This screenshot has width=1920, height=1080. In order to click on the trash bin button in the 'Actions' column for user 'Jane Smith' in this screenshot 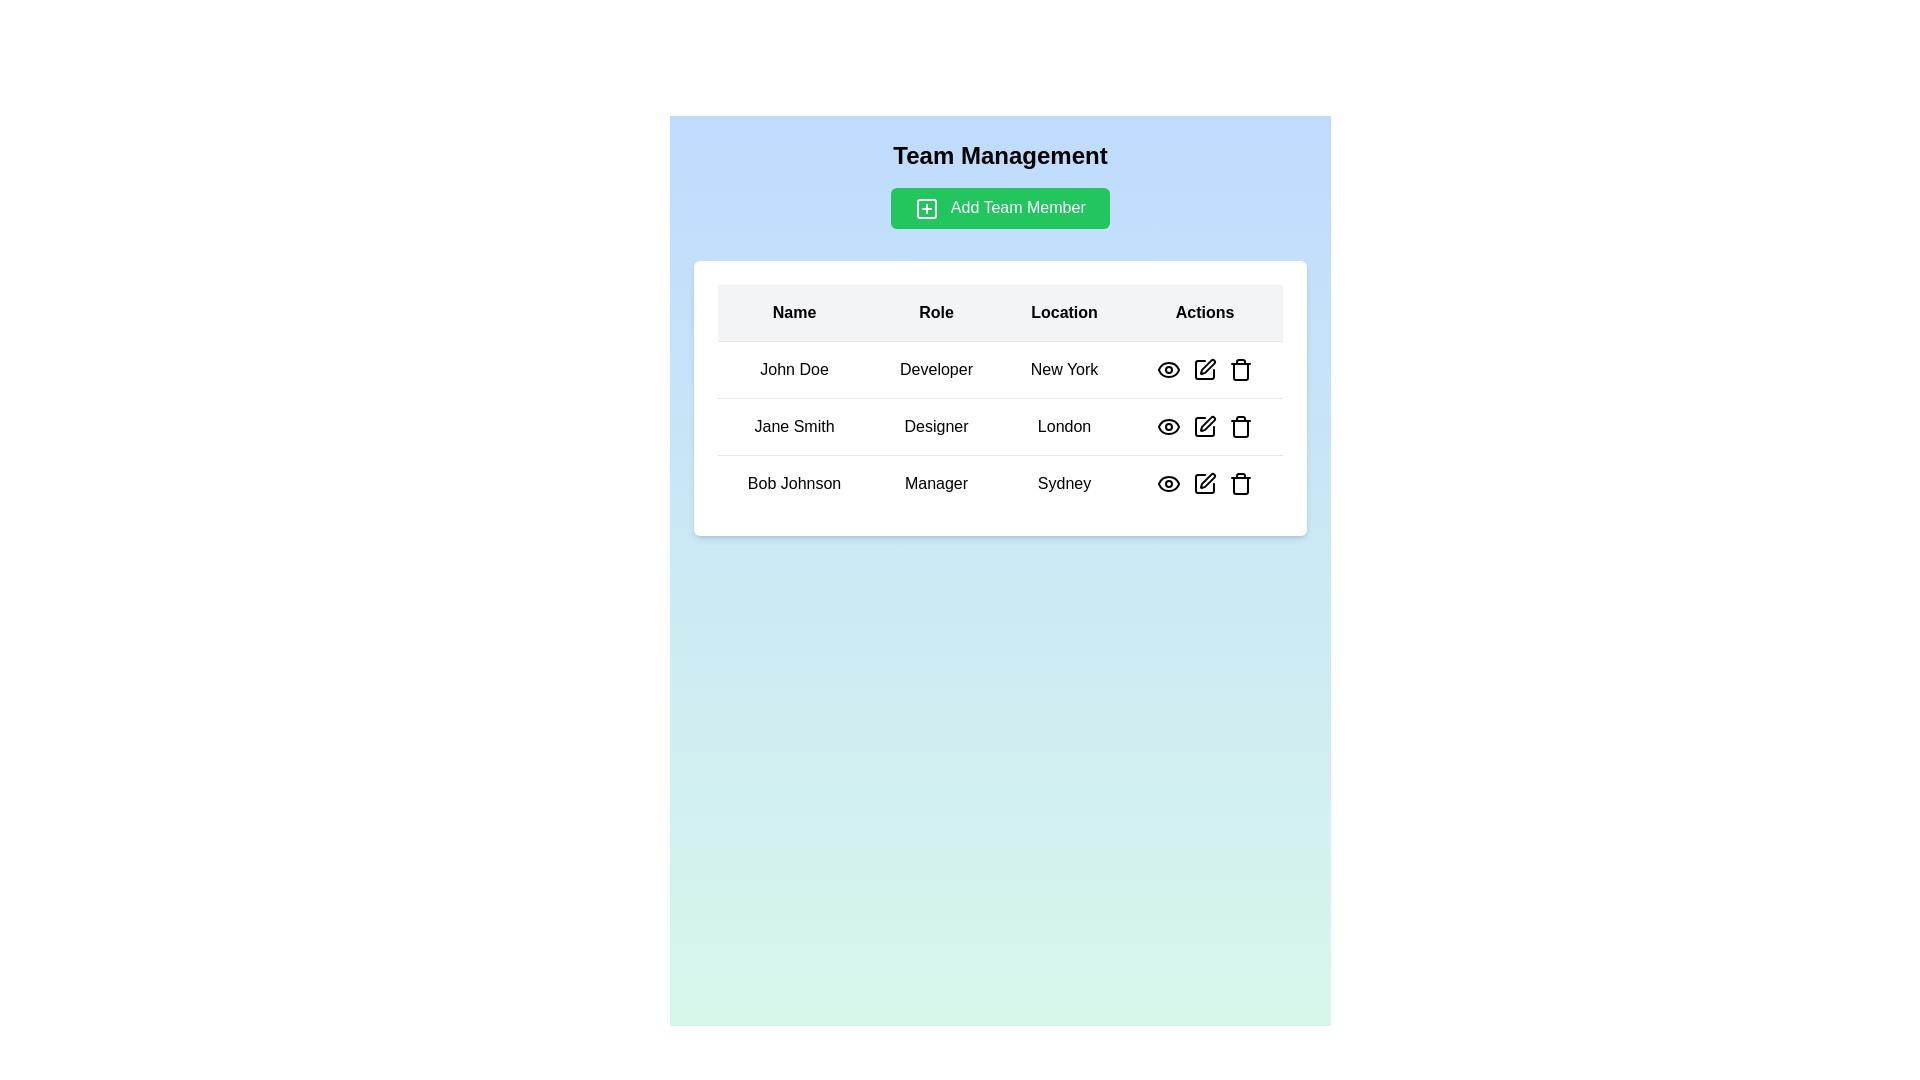, I will do `click(1240, 425)`.